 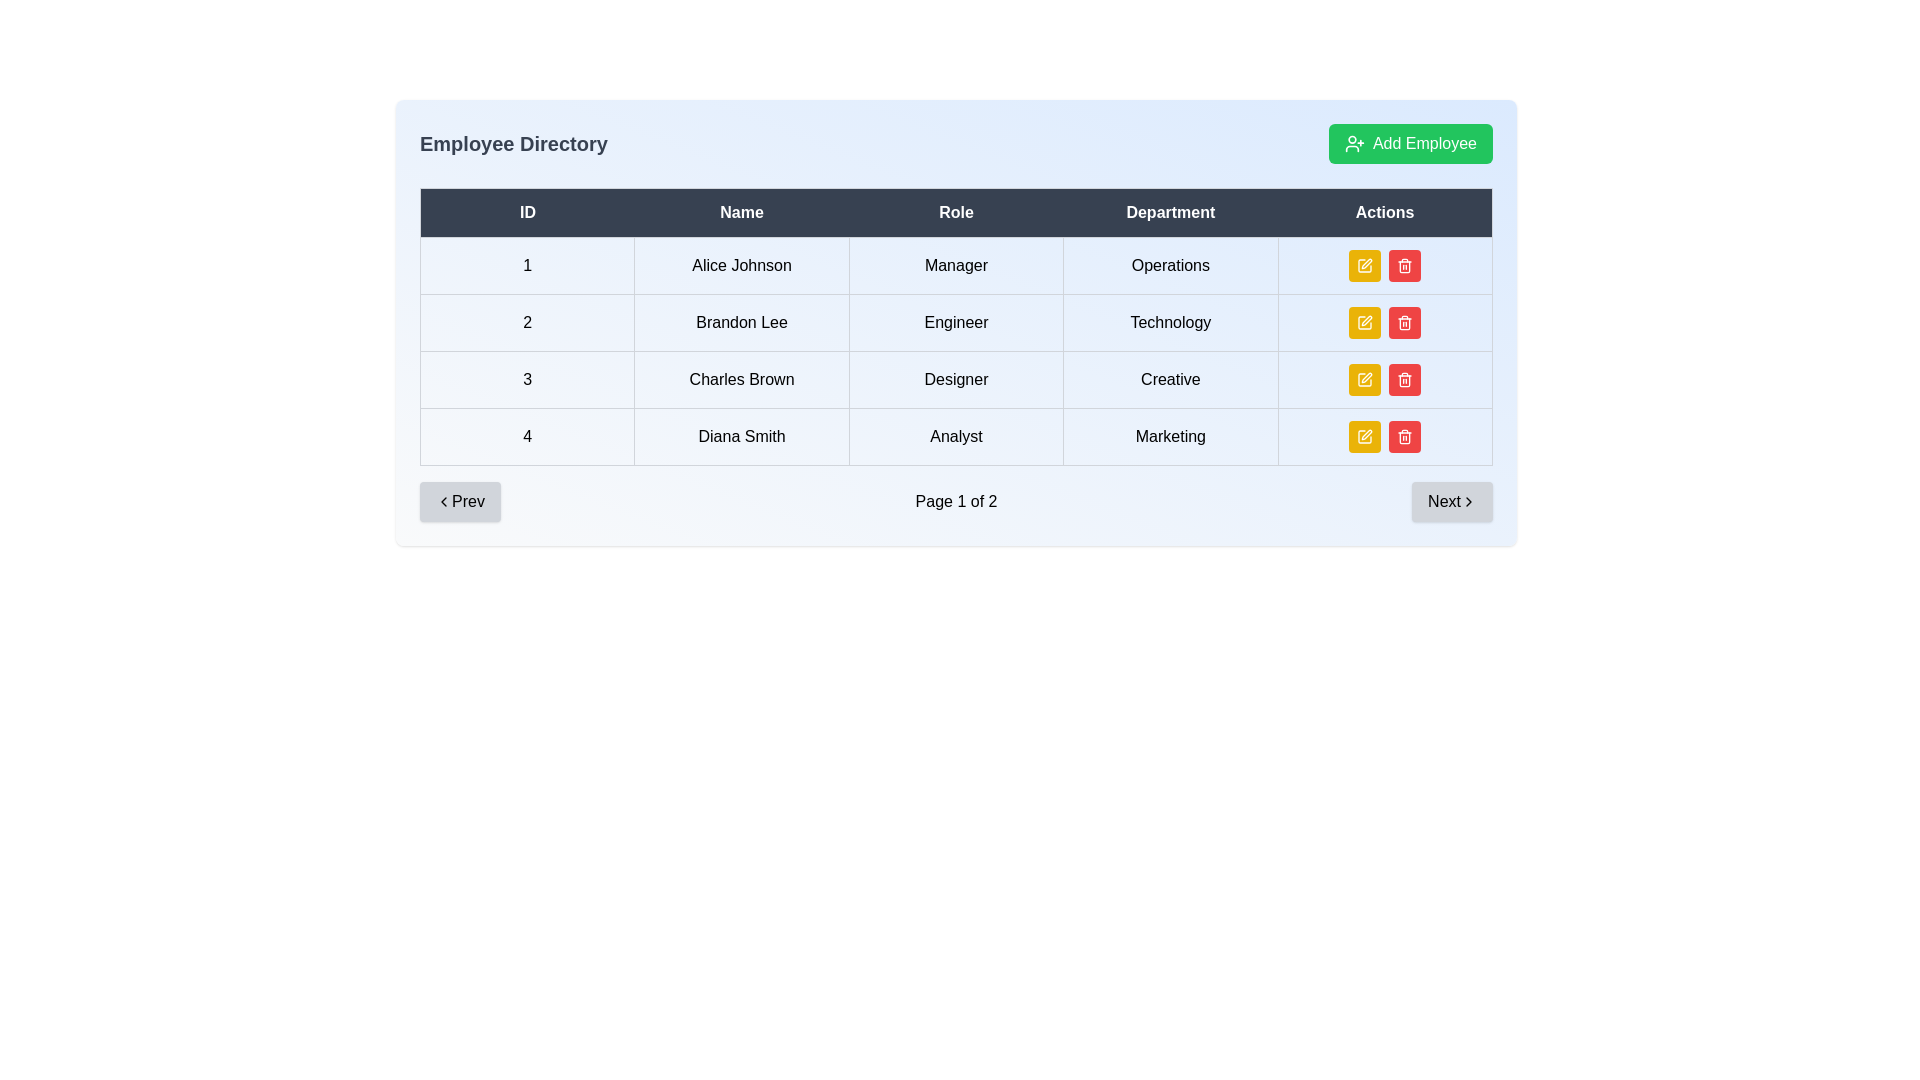 I want to click on the 'Add Employee' button that contains a user icon with a plus sign, located in the top-right corner above a table, so click(x=1354, y=142).